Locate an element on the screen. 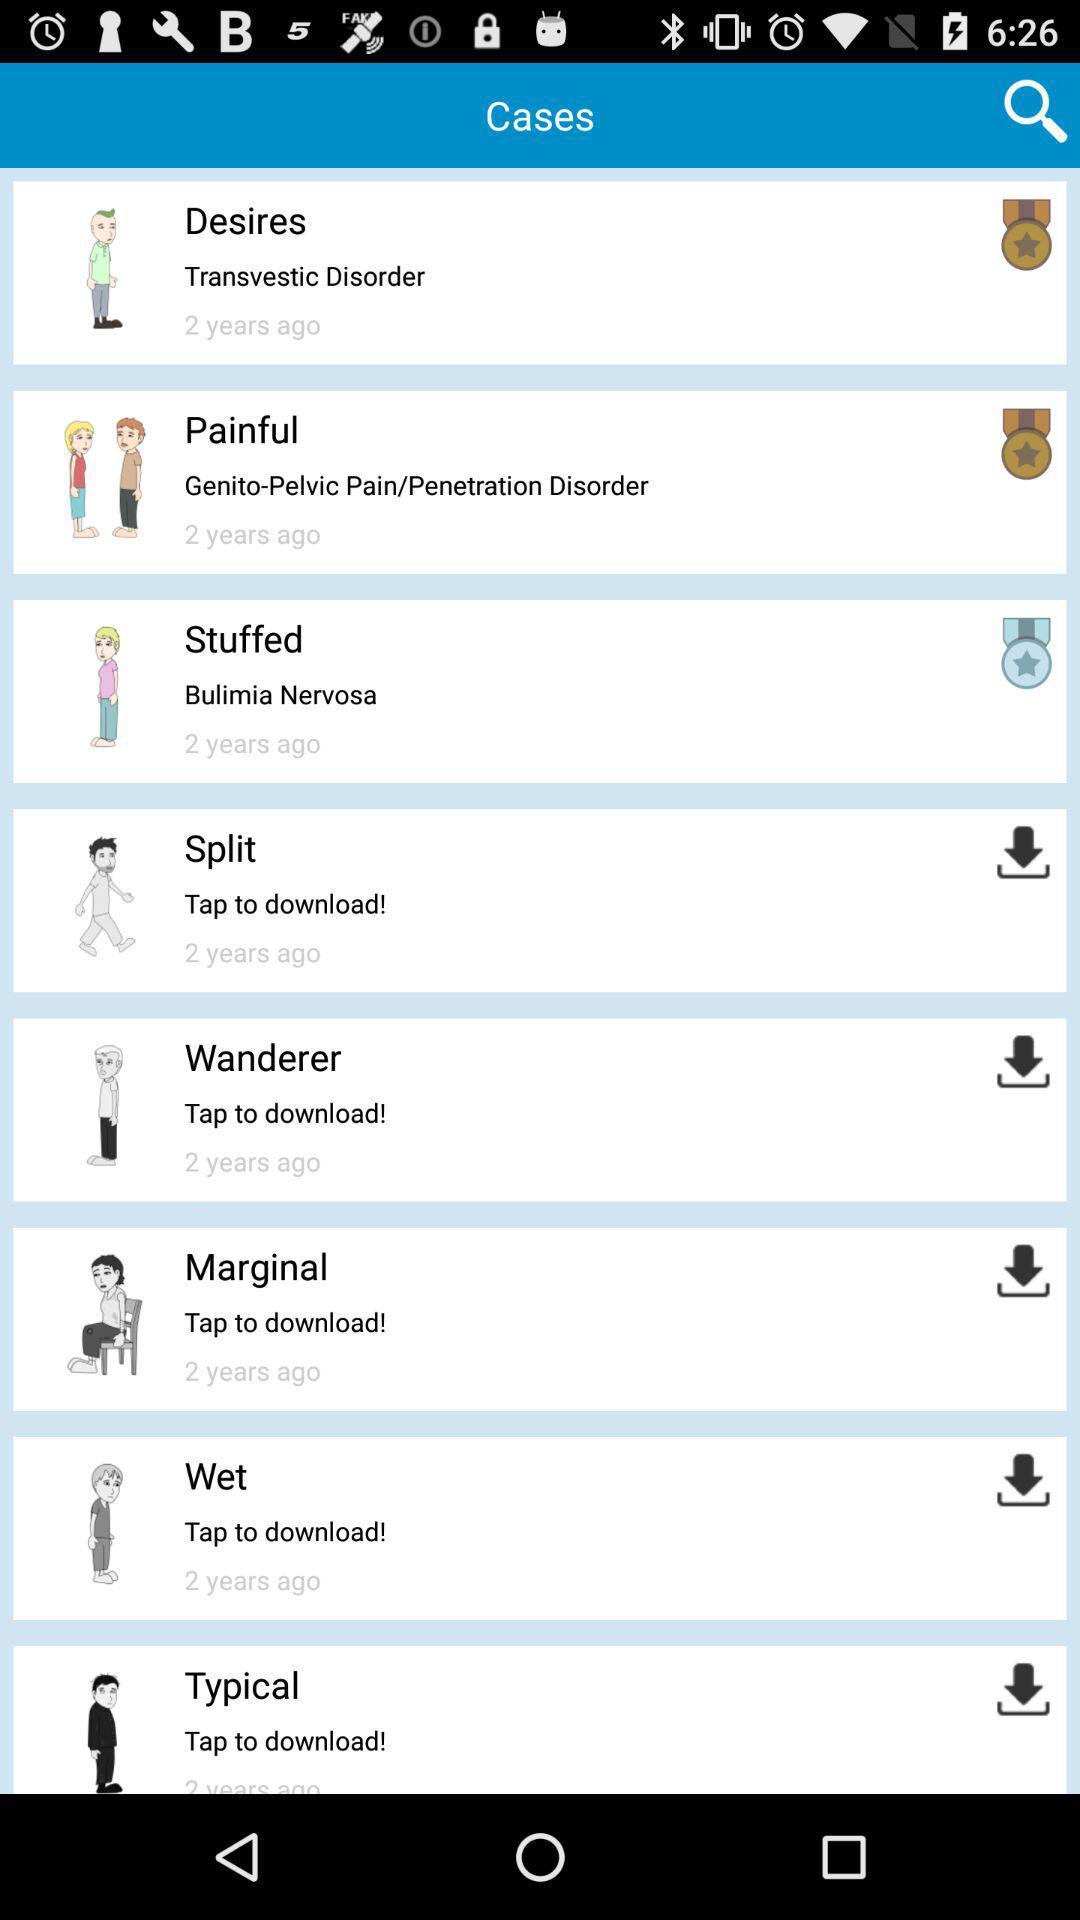 The width and height of the screenshot is (1080, 1920). app above the tap to download! item is located at coordinates (262, 1055).